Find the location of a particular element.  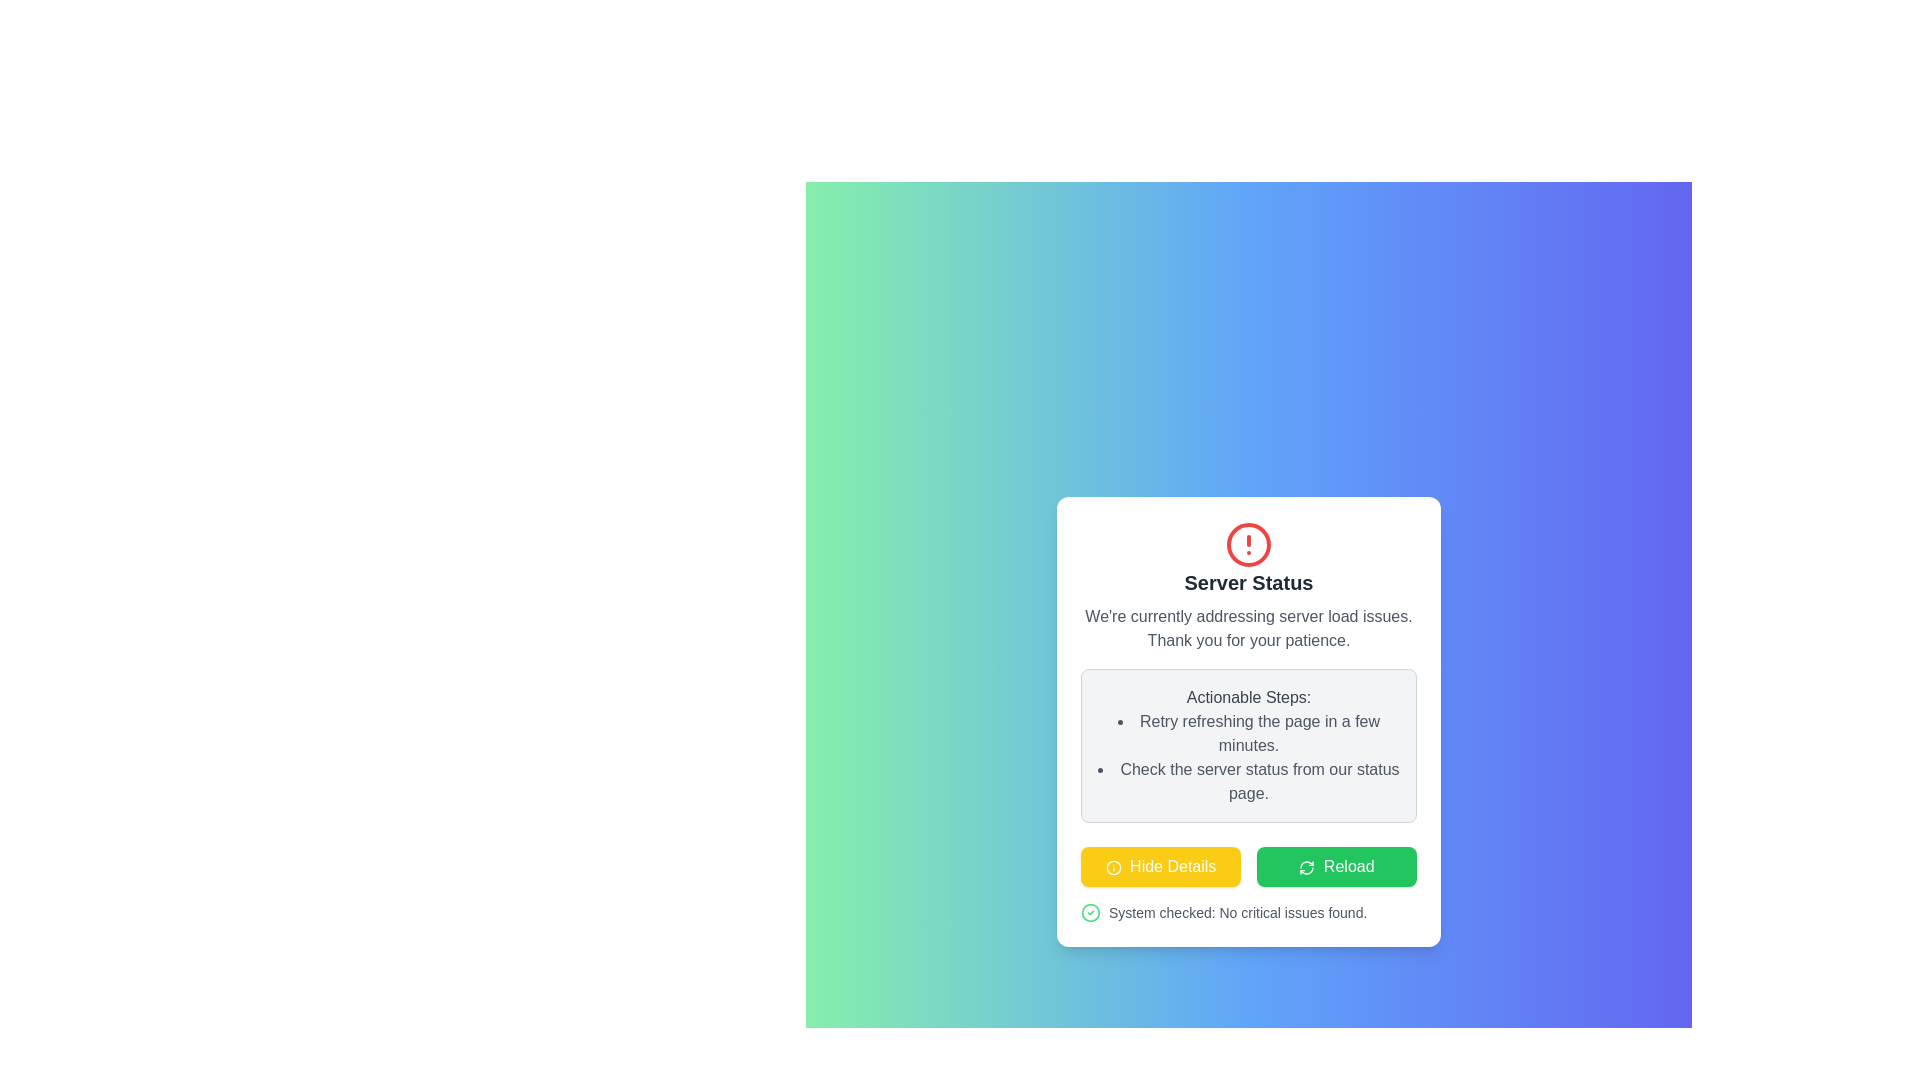

the static text instruction that directs the user to retry refreshing the page, which is the first item in the bulleted list under 'Actionable Steps' is located at coordinates (1247, 733).